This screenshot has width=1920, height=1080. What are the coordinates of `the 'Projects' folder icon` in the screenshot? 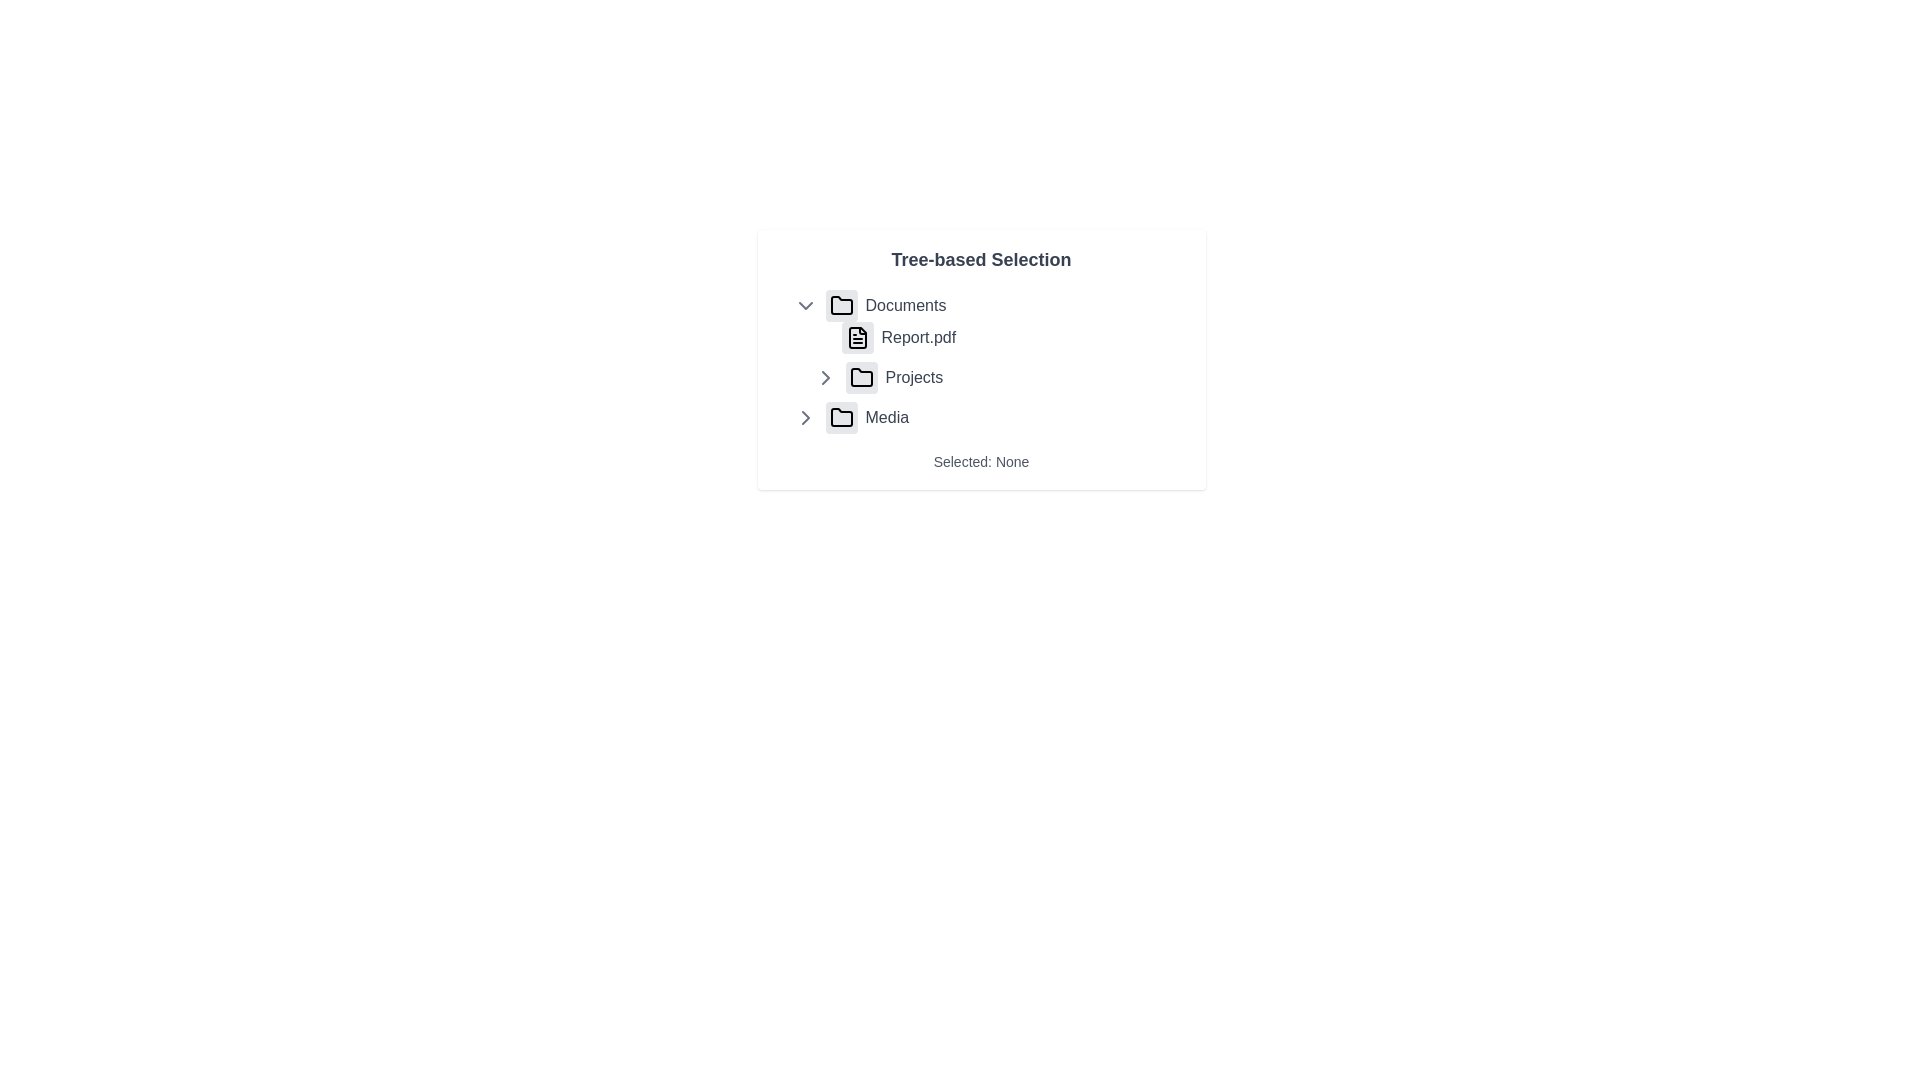 It's located at (861, 377).